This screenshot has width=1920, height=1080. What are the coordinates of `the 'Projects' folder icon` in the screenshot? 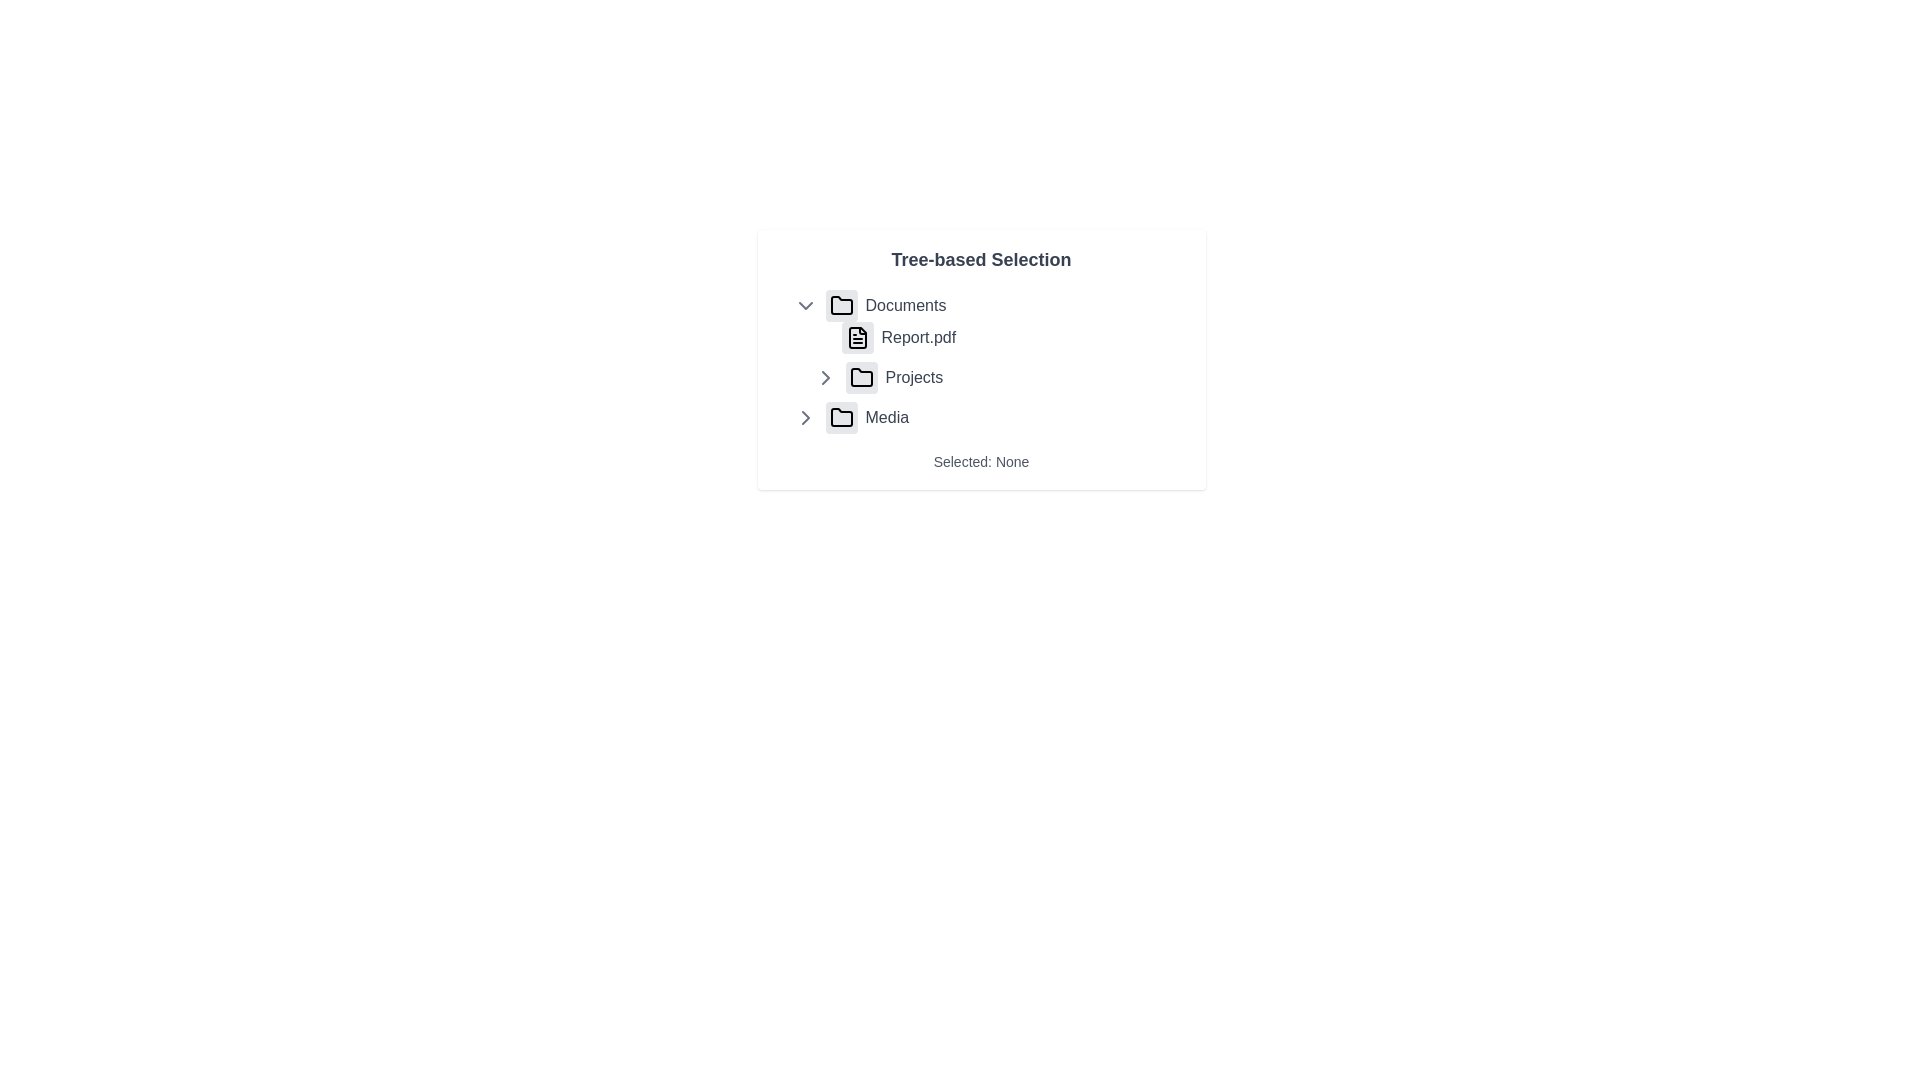 It's located at (861, 377).